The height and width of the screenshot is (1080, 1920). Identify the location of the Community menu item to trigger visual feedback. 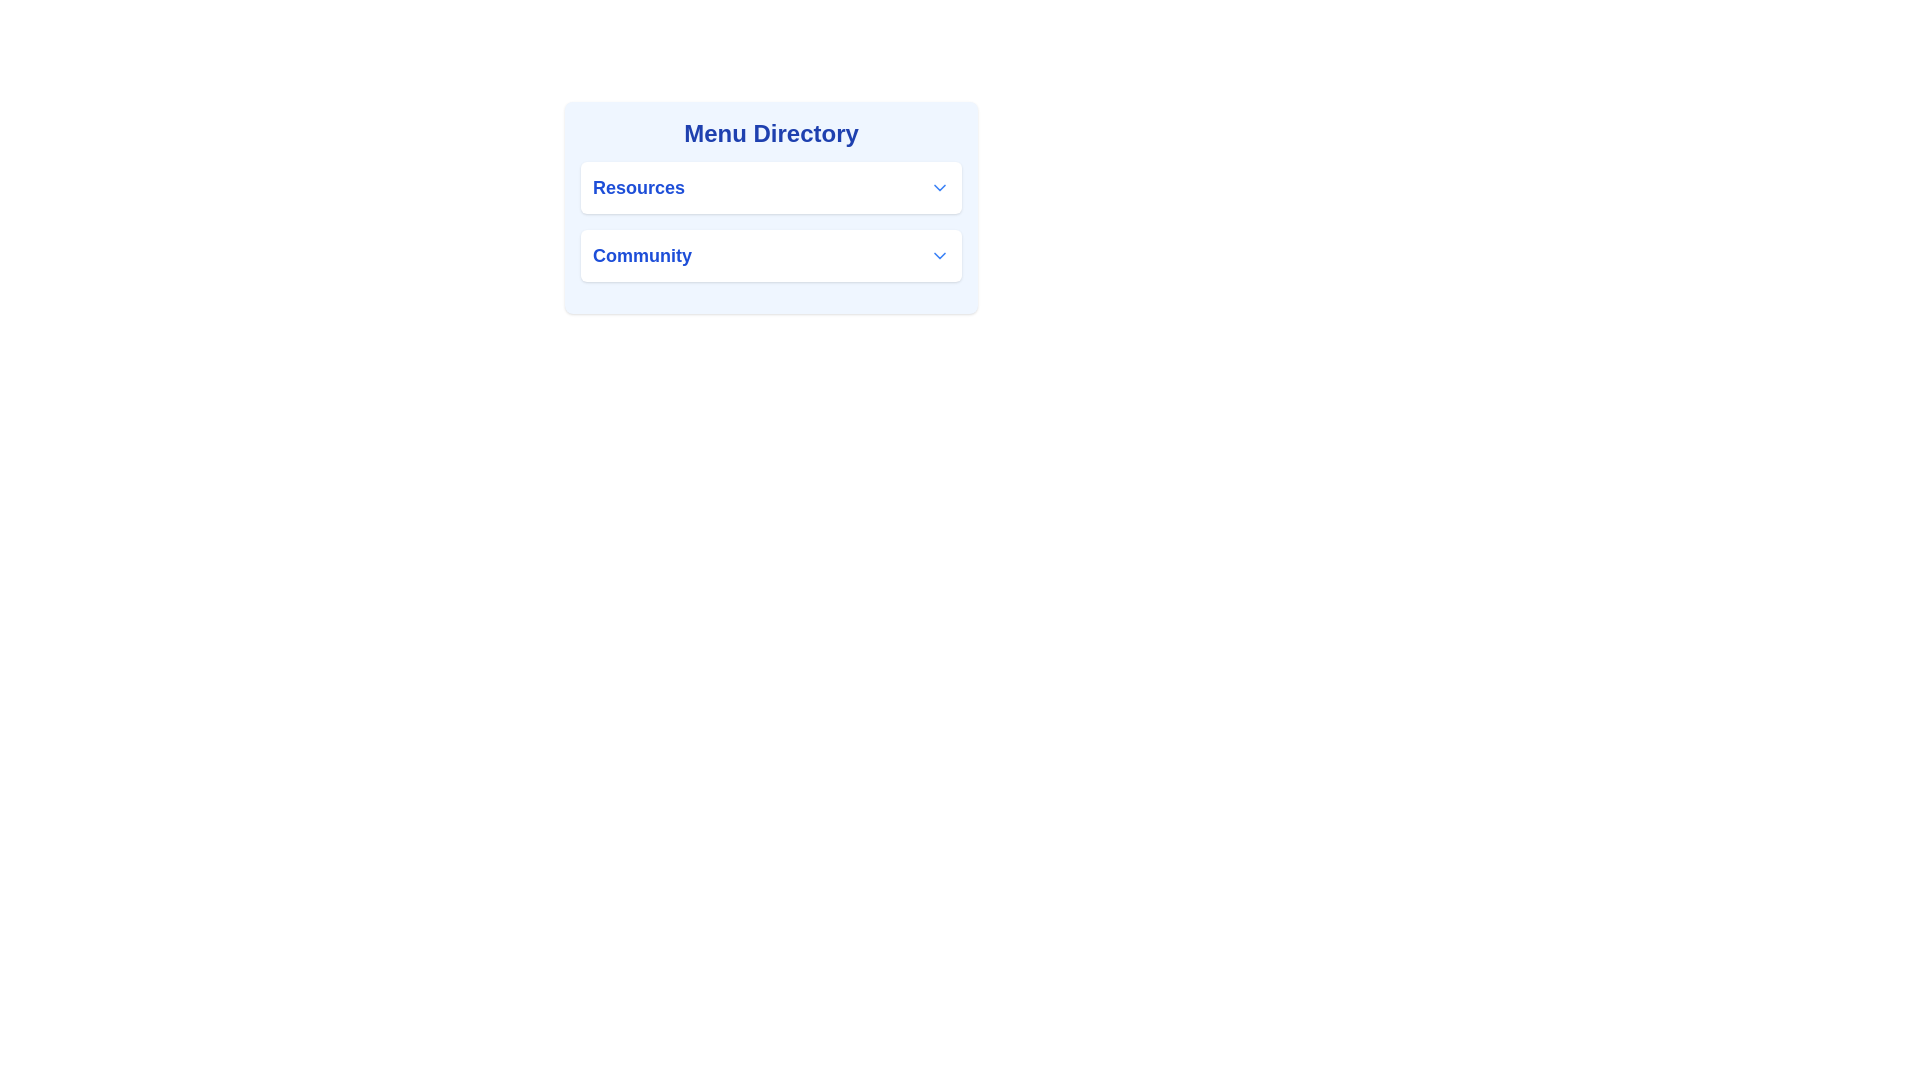
(770, 254).